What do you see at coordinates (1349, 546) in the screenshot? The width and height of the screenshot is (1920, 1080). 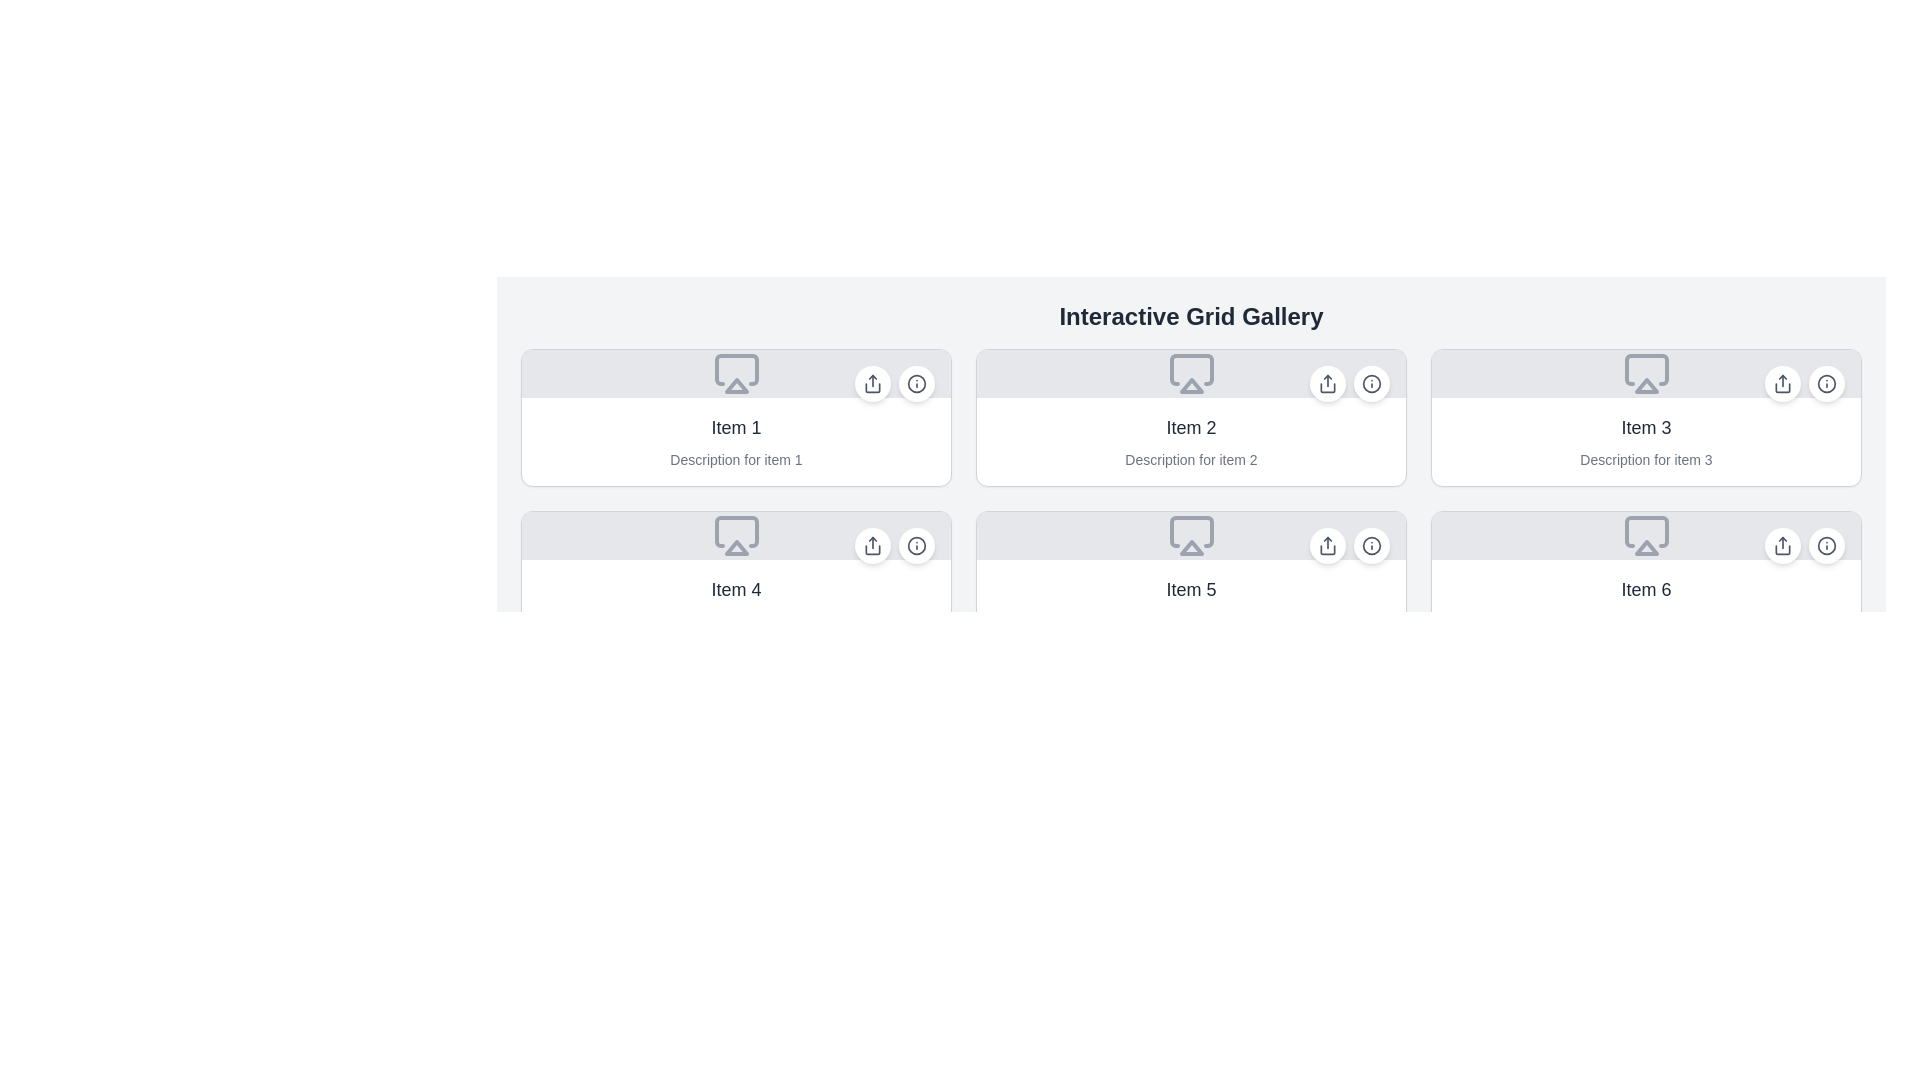 I see `the information button located in the top-right corner of the 'Item 5' card` at bounding box center [1349, 546].